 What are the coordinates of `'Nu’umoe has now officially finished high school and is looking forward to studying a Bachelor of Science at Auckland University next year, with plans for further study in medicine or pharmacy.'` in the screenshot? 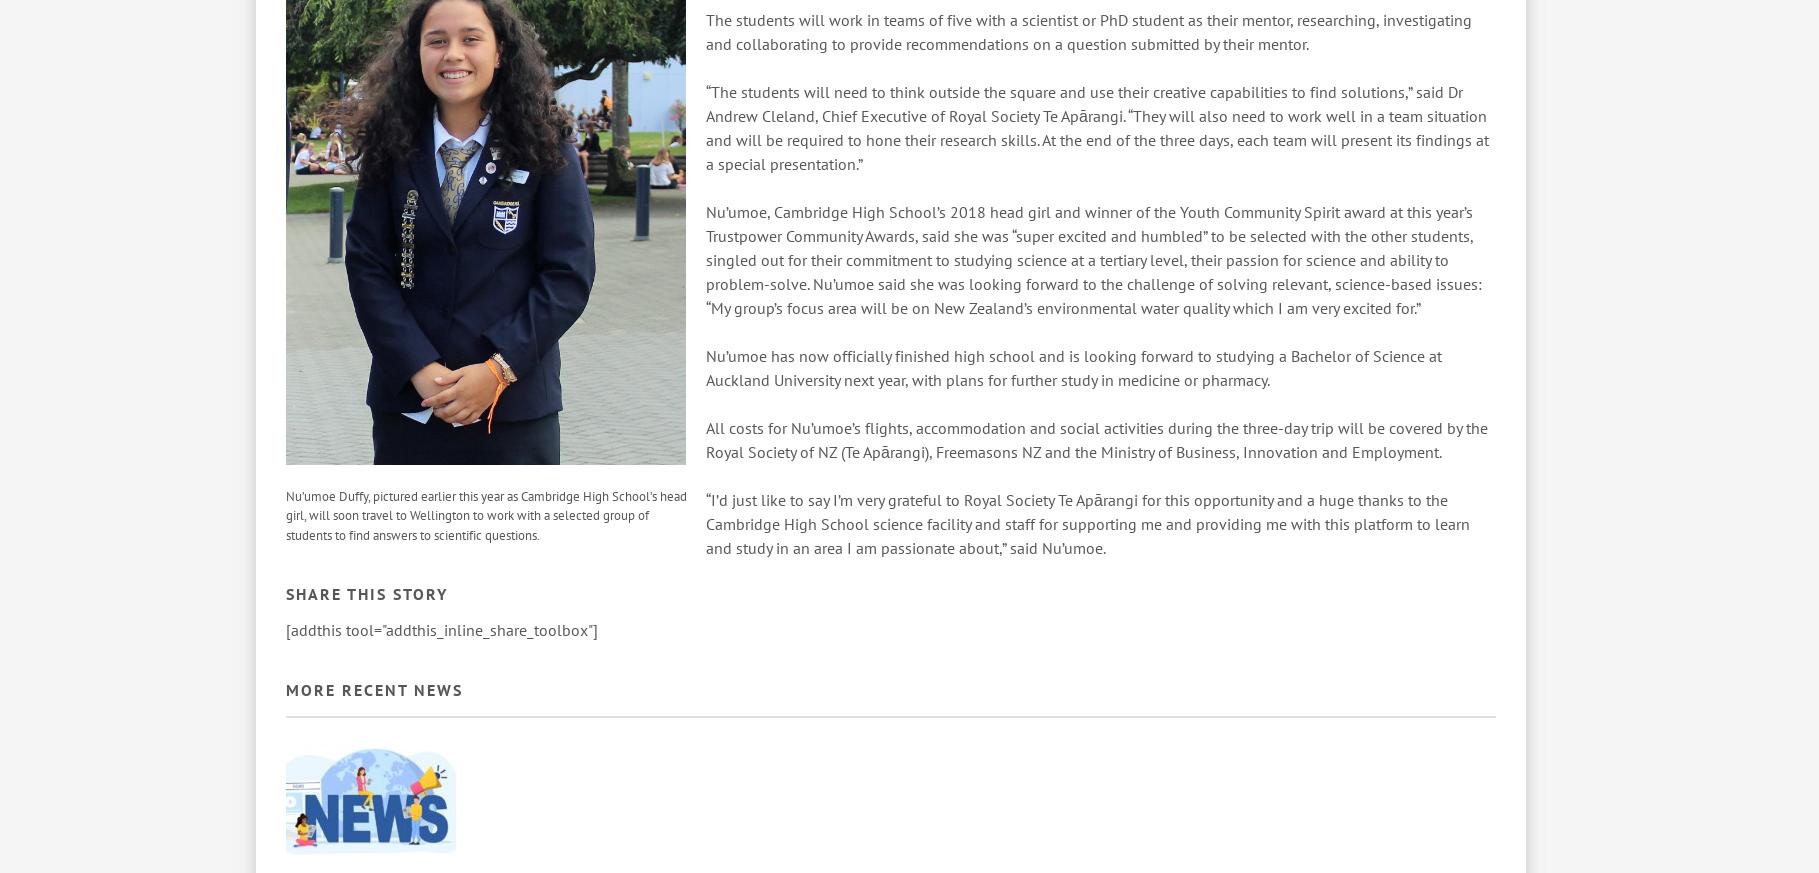 It's located at (705, 366).